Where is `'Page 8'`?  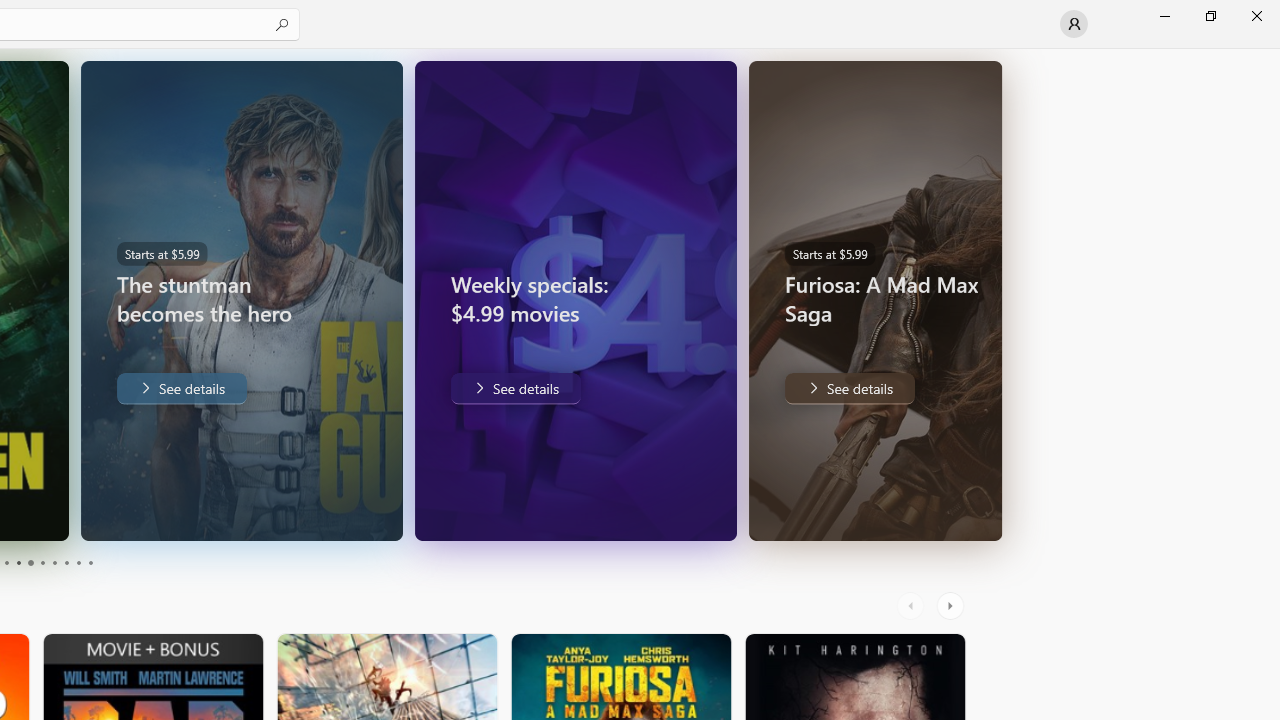 'Page 8' is located at coordinates (65, 563).